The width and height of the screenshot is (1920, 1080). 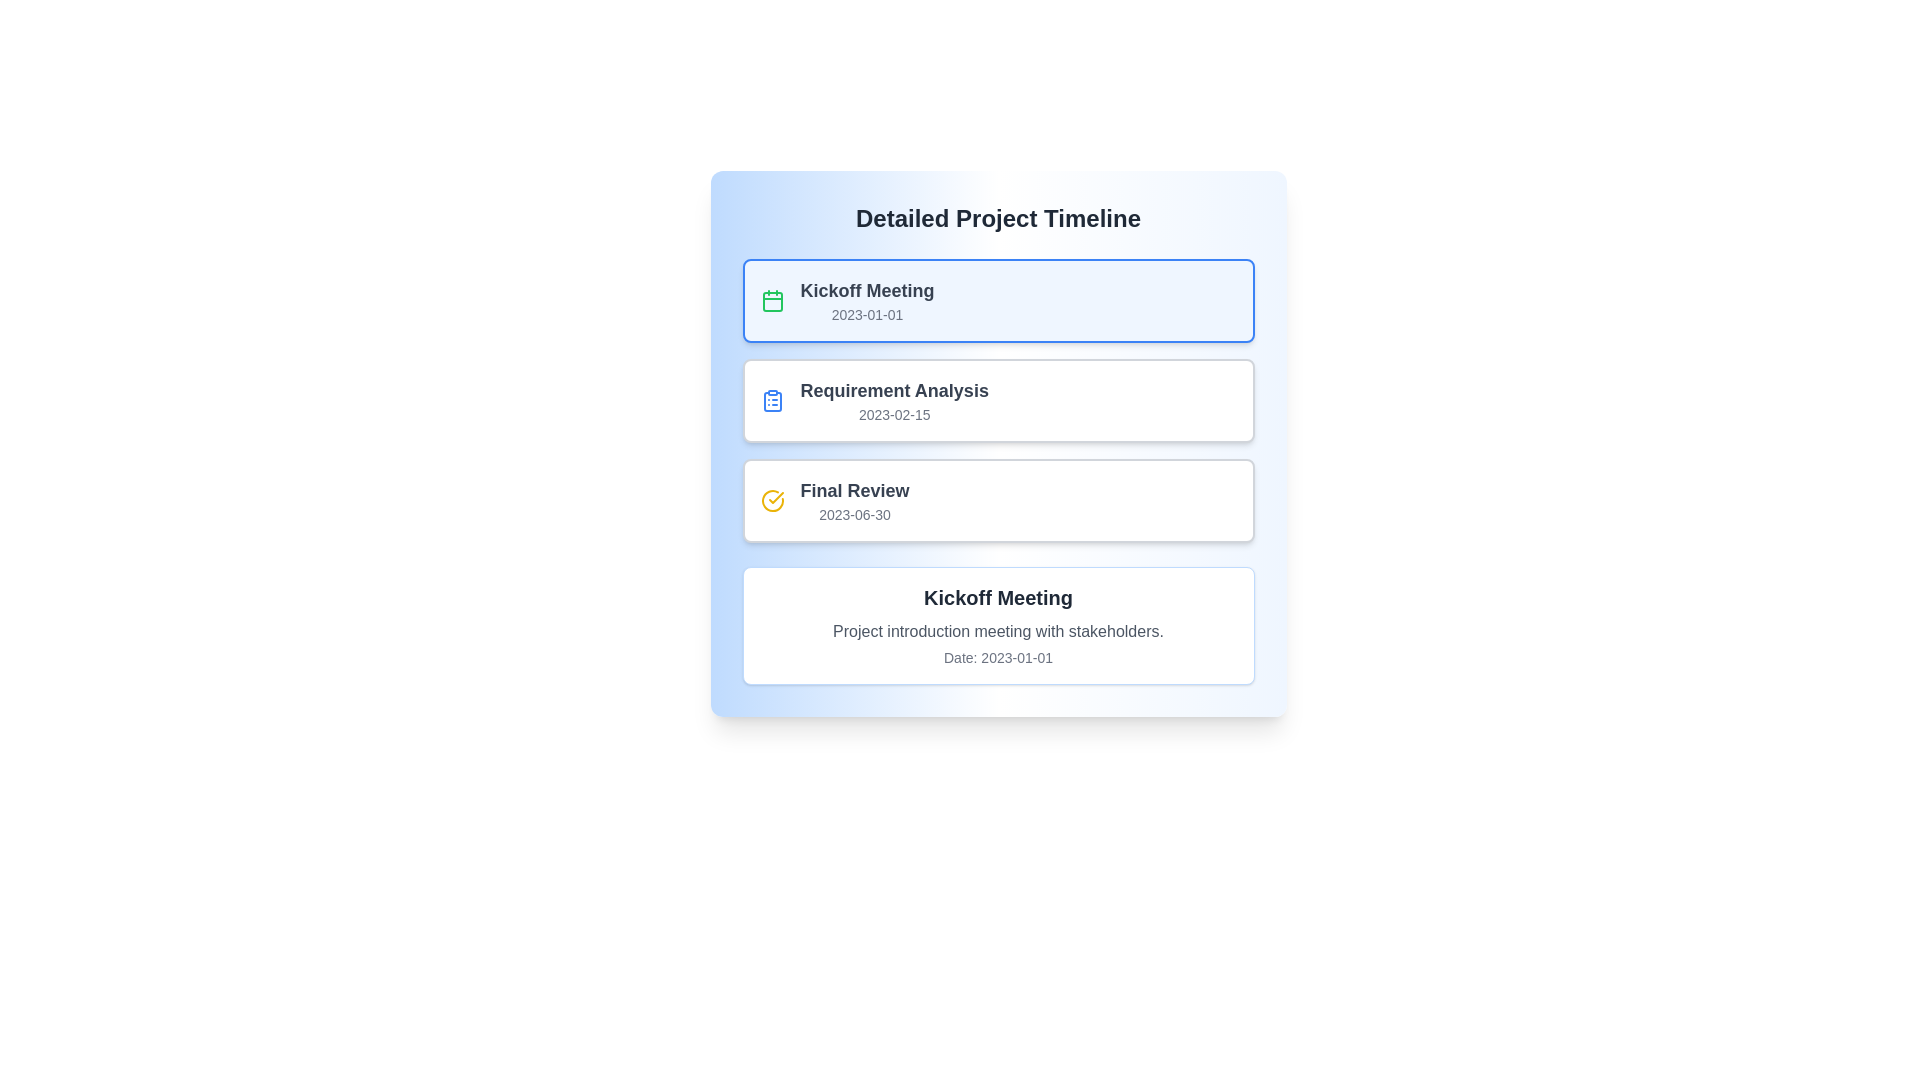 What do you see at coordinates (998, 219) in the screenshot?
I see `text from the bold, large dark gray text label that displays 'Detailed Project Timeline', which is centered at the top of the blue-bordered card background` at bounding box center [998, 219].